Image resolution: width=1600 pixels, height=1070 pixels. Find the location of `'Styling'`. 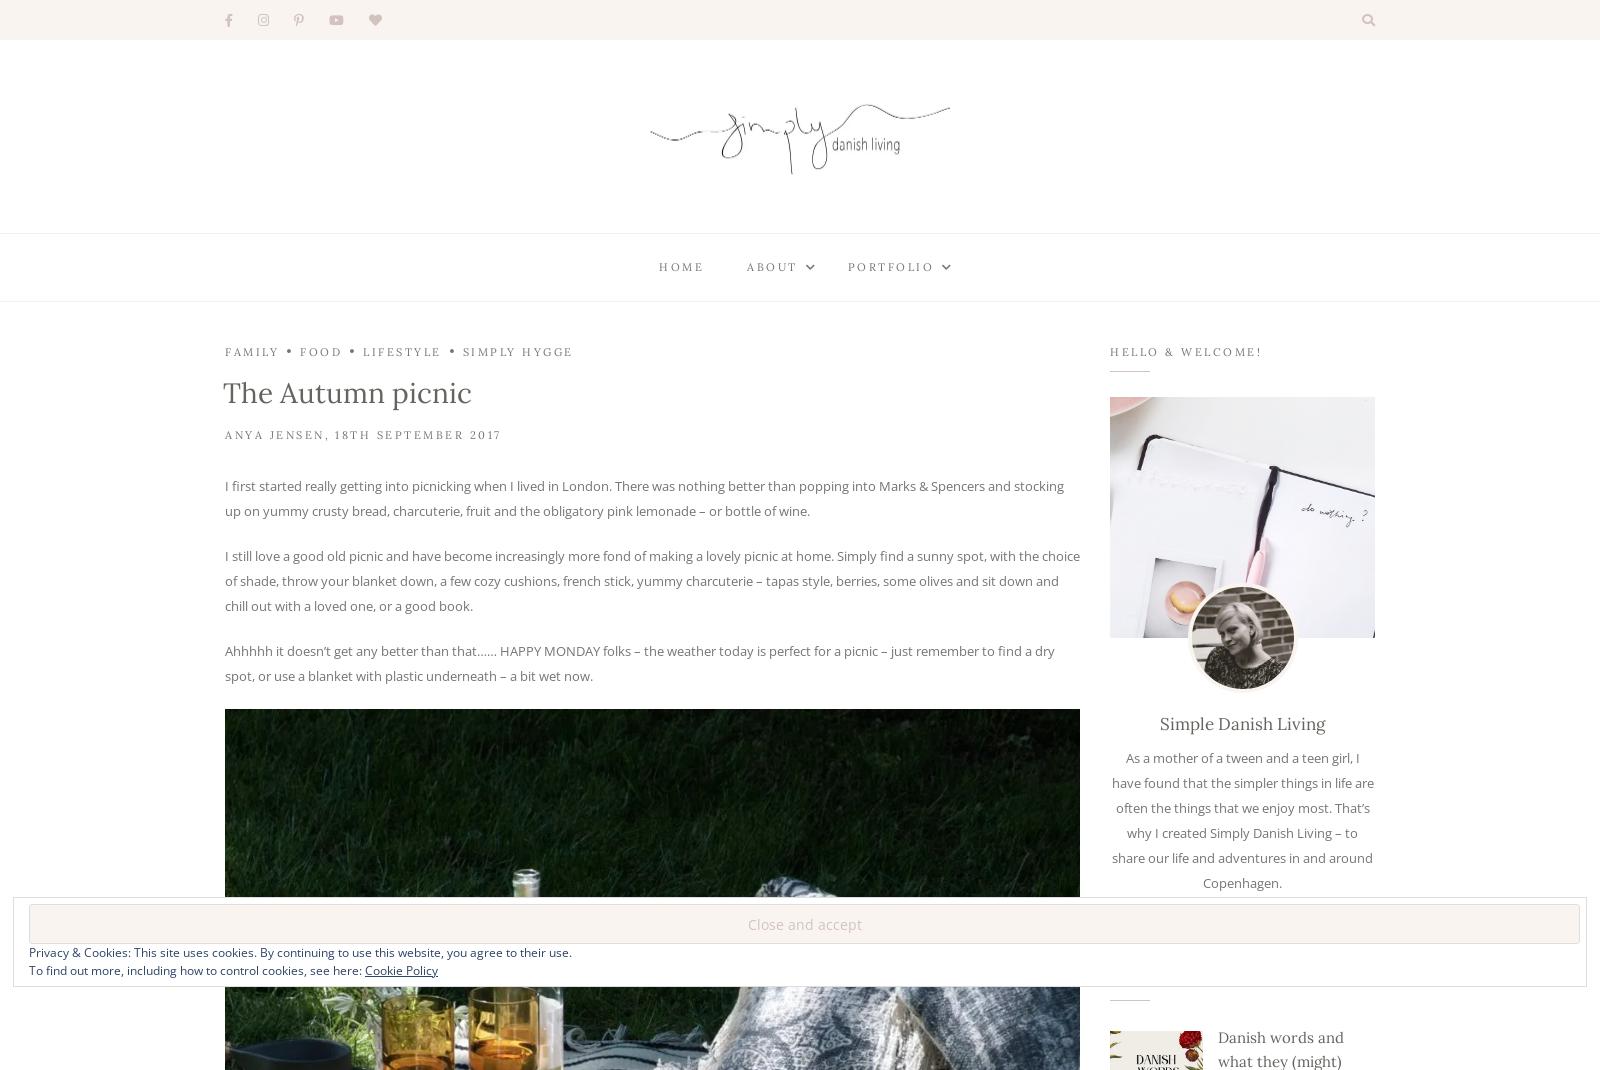

'Styling' is located at coordinates (871, 349).